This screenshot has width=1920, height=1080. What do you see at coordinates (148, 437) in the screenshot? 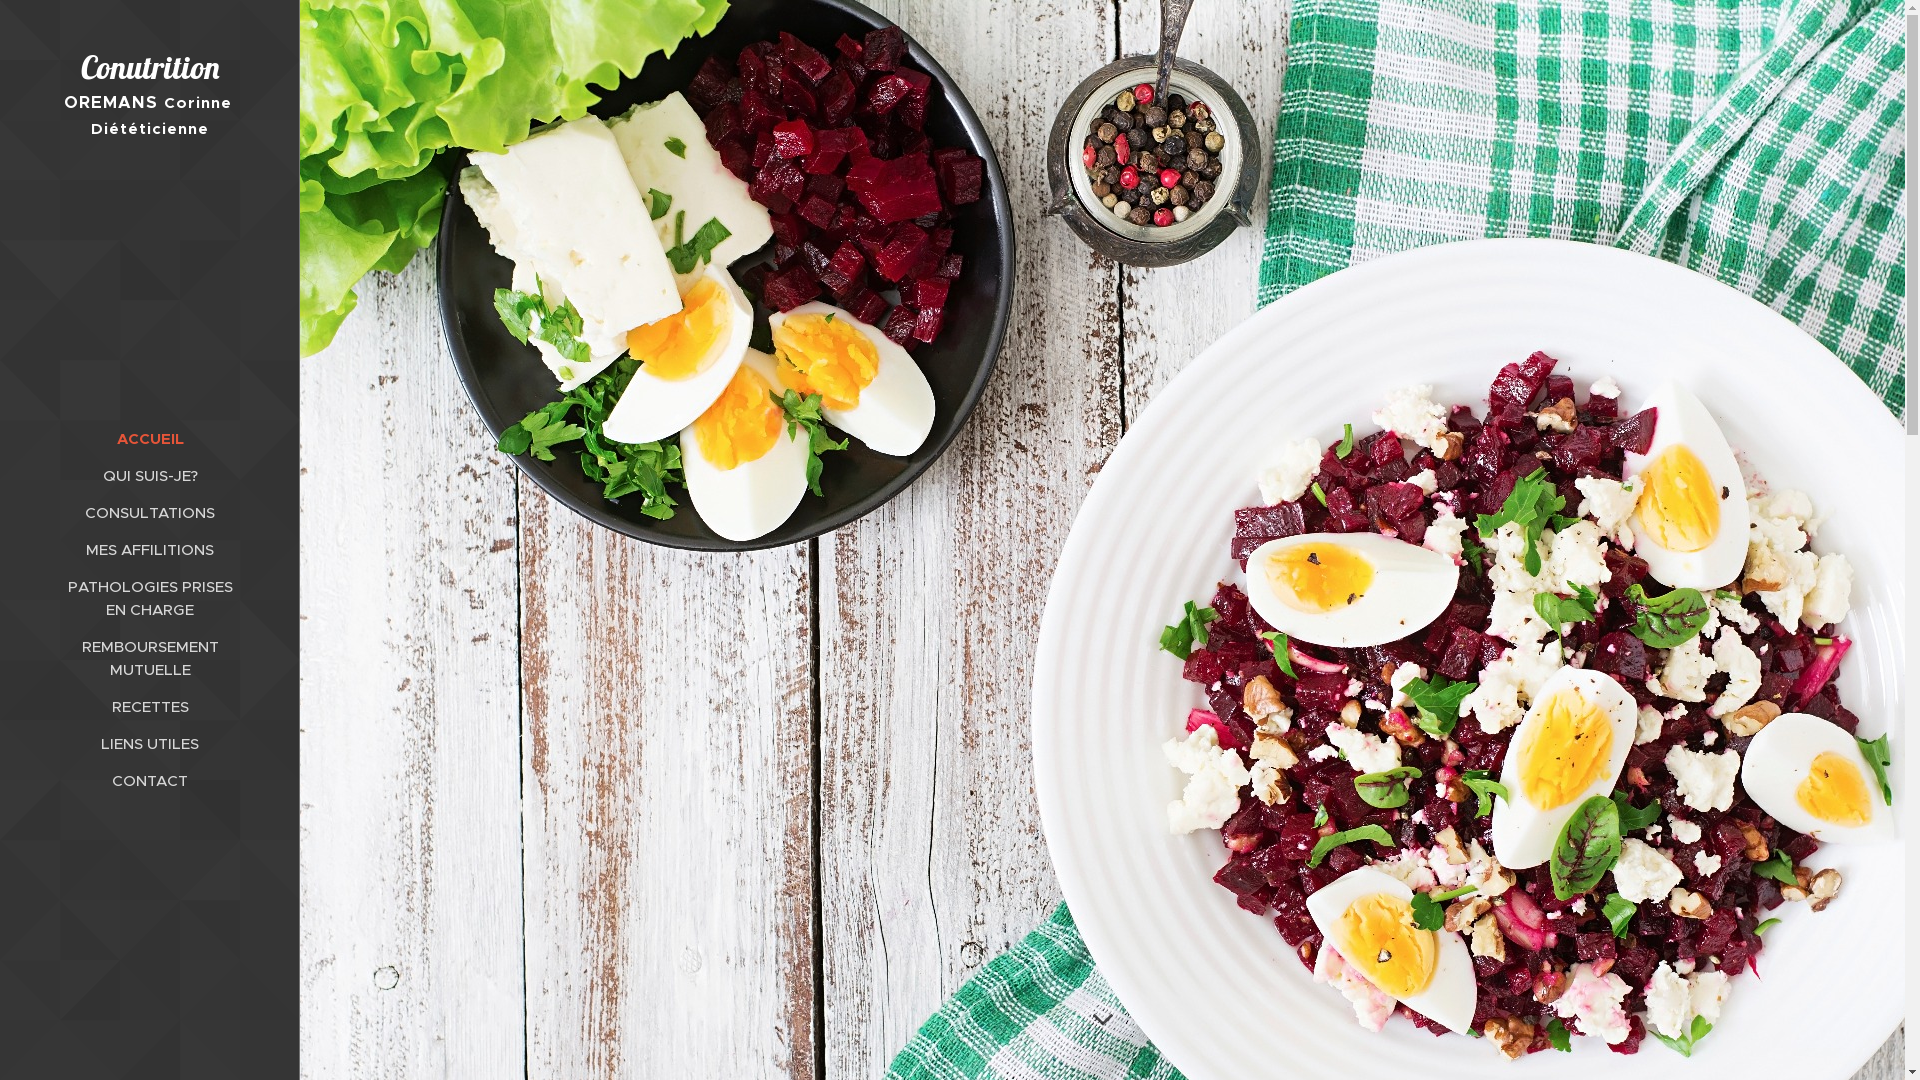
I see `'ACCUEIL'` at bounding box center [148, 437].